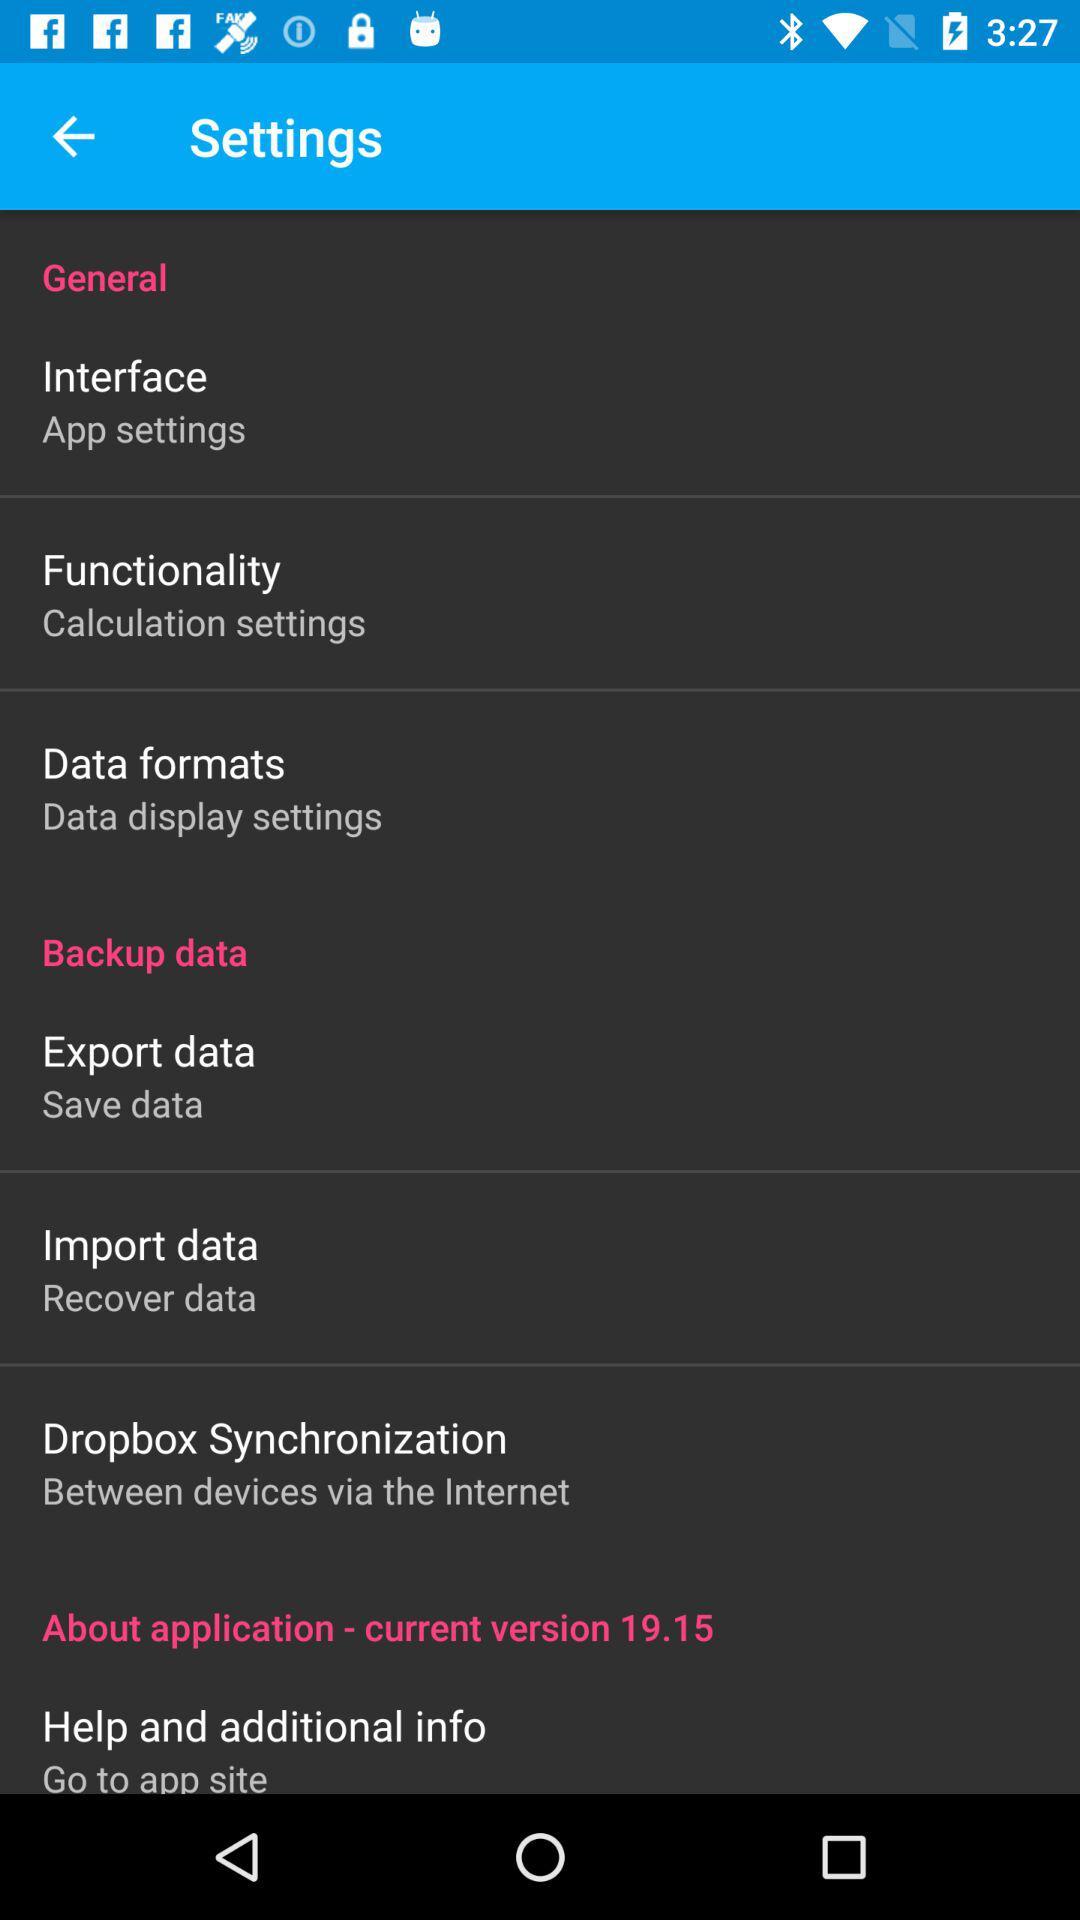  I want to click on the icon below calculation settings icon, so click(162, 761).